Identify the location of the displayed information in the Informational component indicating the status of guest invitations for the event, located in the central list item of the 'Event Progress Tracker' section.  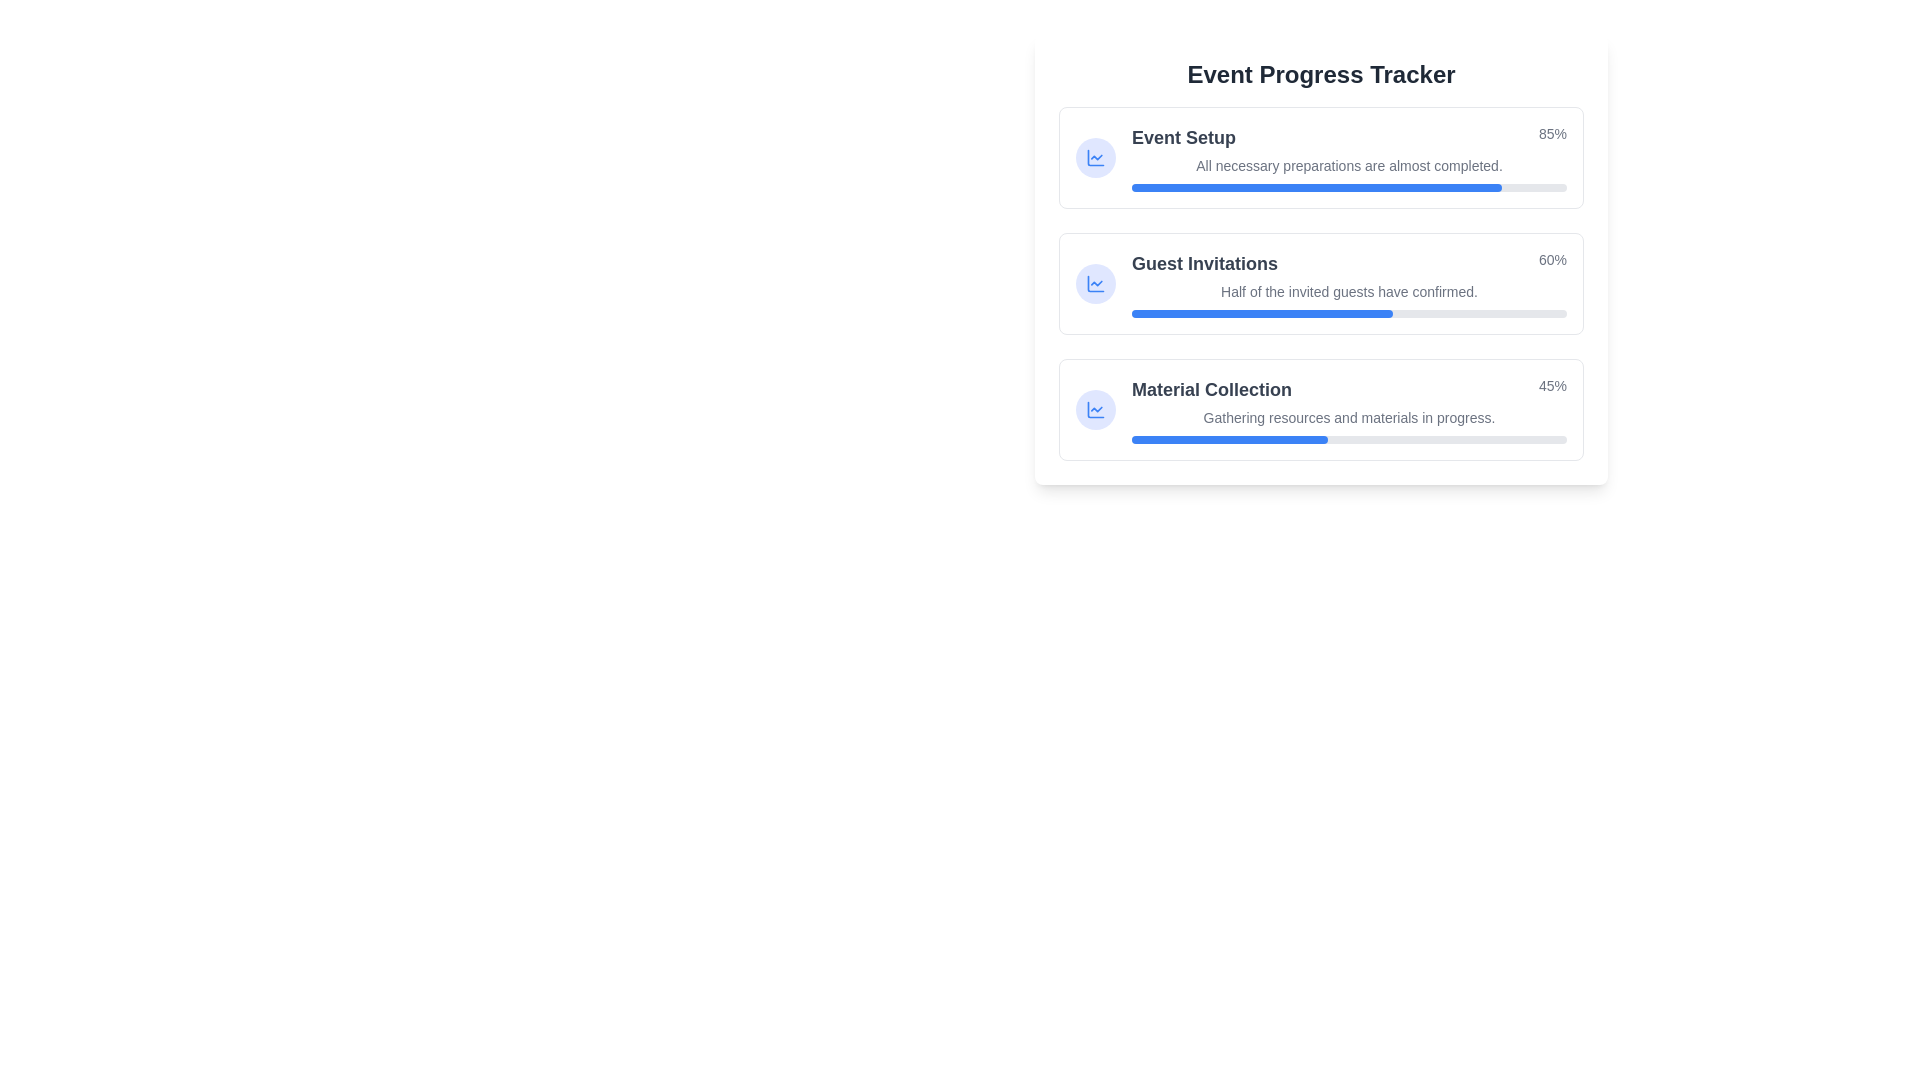
(1349, 284).